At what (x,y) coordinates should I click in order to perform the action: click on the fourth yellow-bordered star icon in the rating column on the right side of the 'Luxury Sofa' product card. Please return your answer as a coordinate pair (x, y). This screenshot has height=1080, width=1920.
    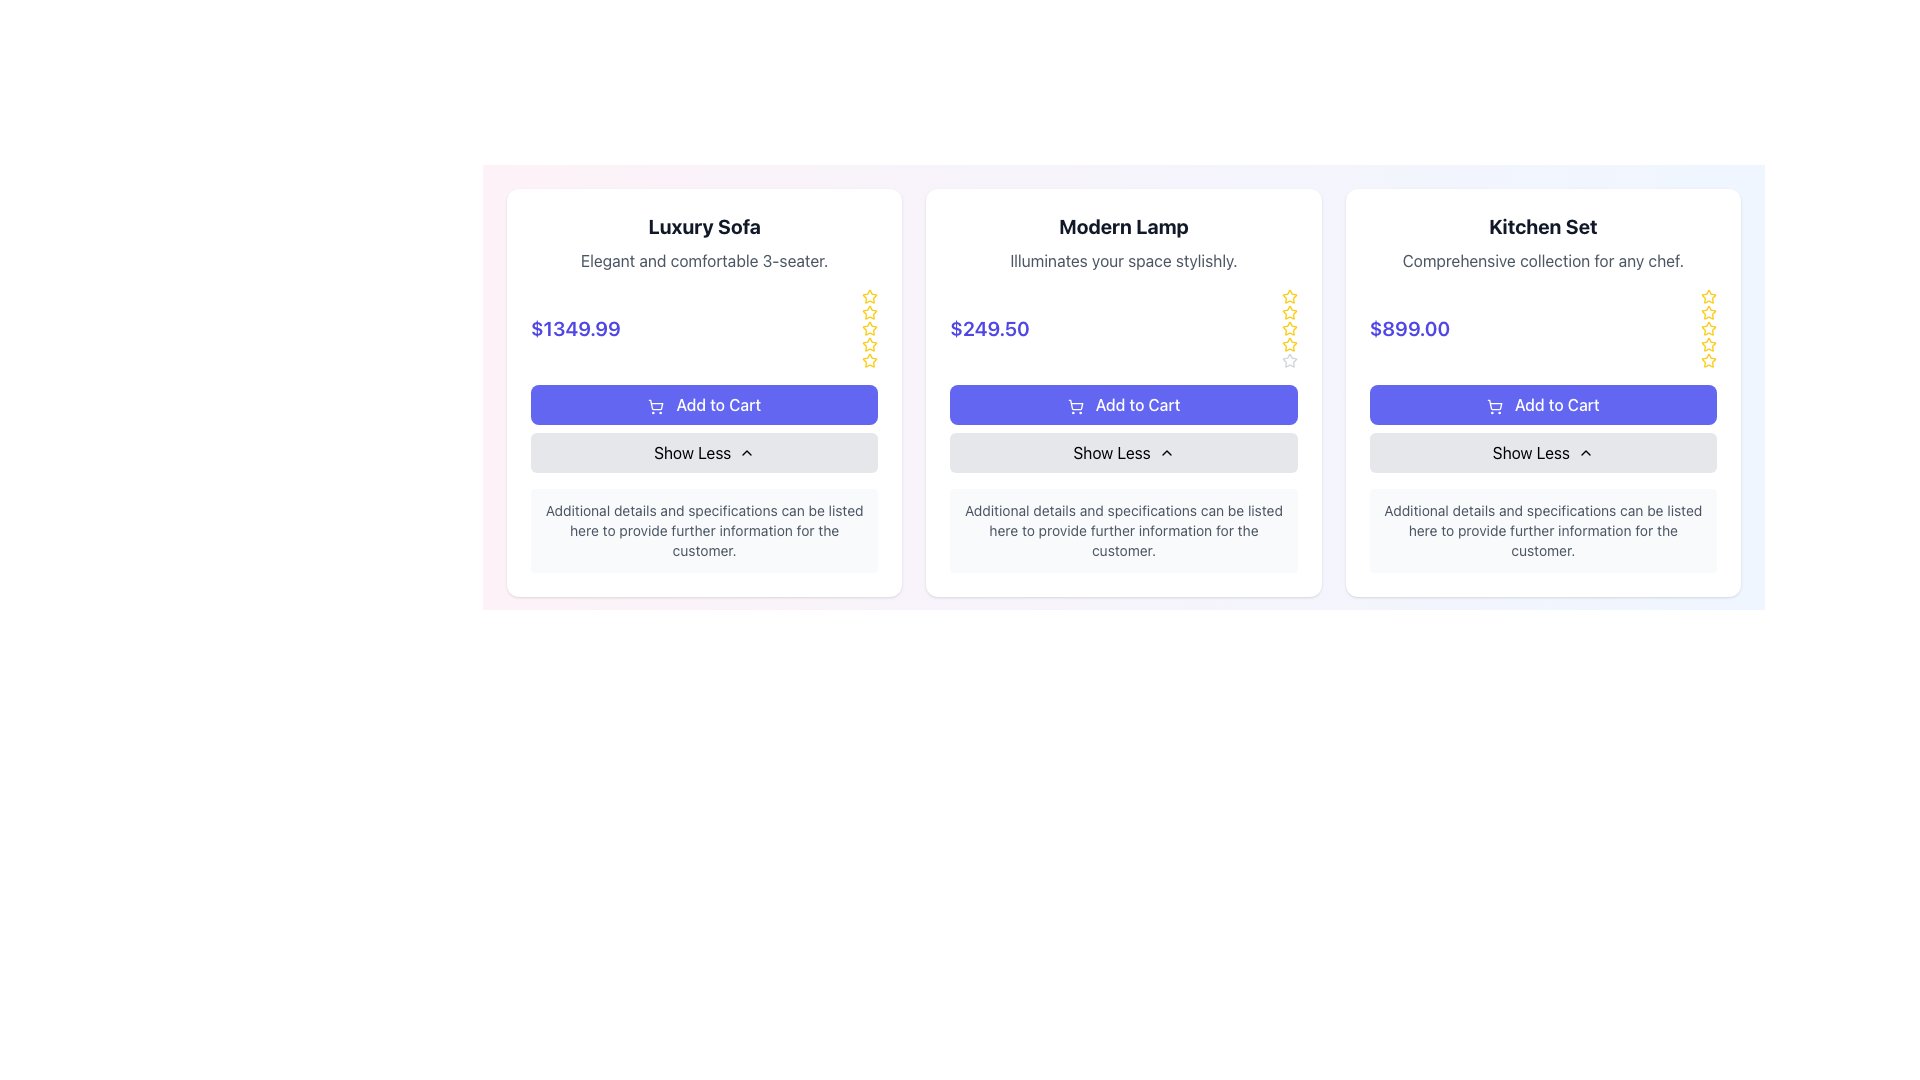
    Looking at the image, I should click on (870, 327).